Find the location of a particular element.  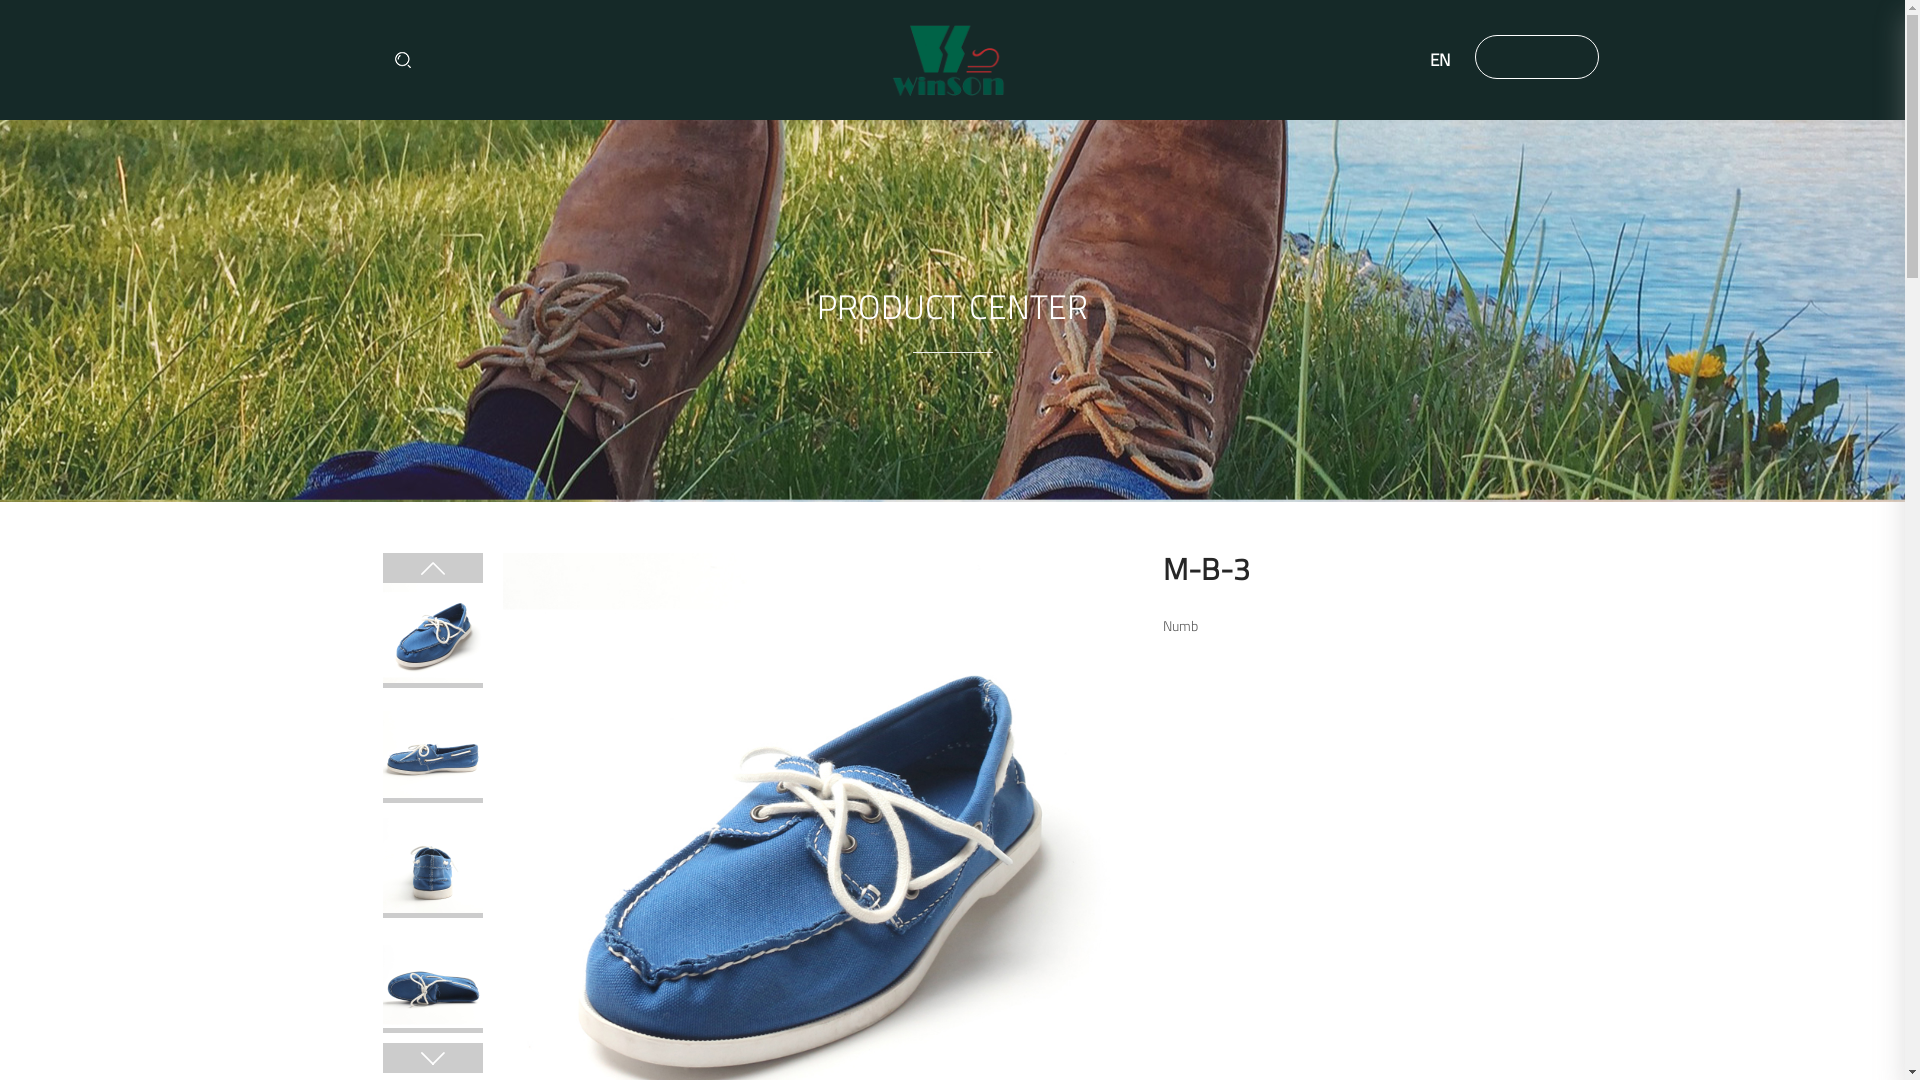

'EN' is located at coordinates (1404, 59).